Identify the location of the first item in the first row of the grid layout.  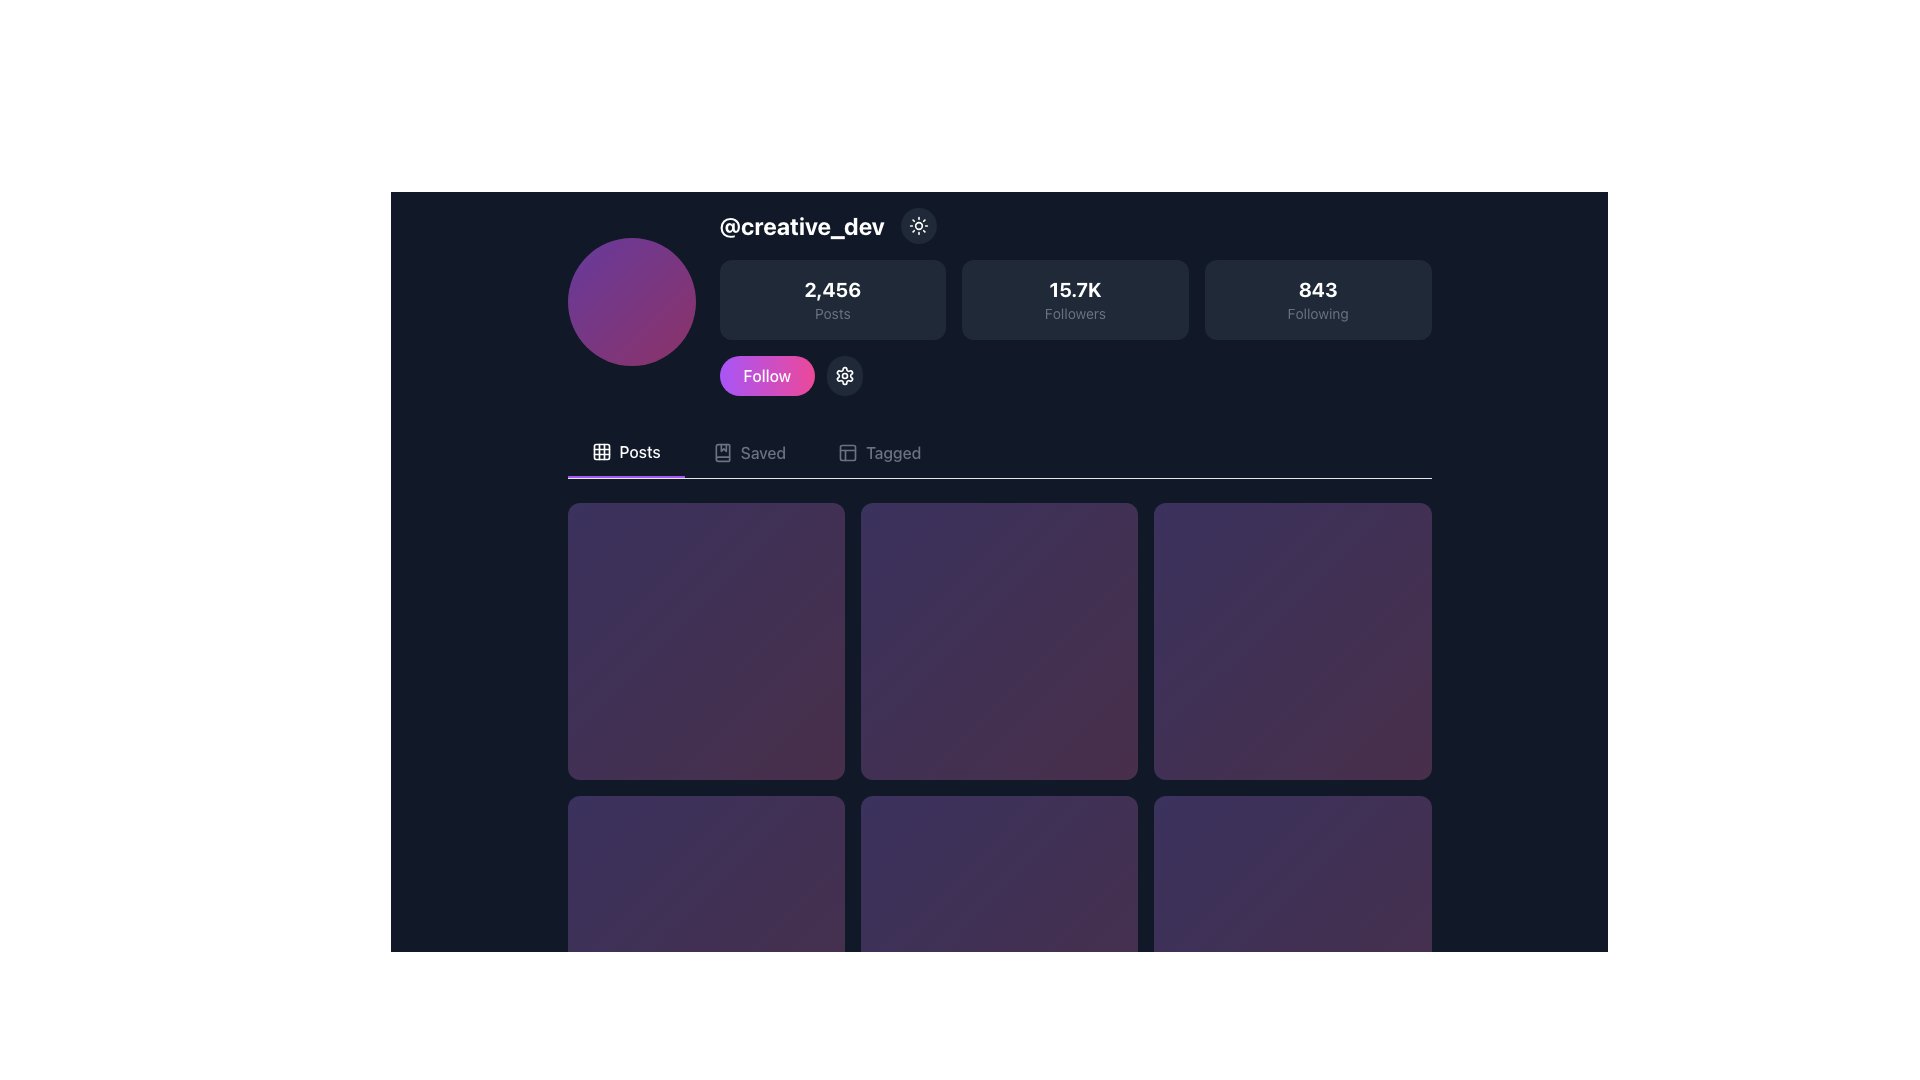
(705, 640).